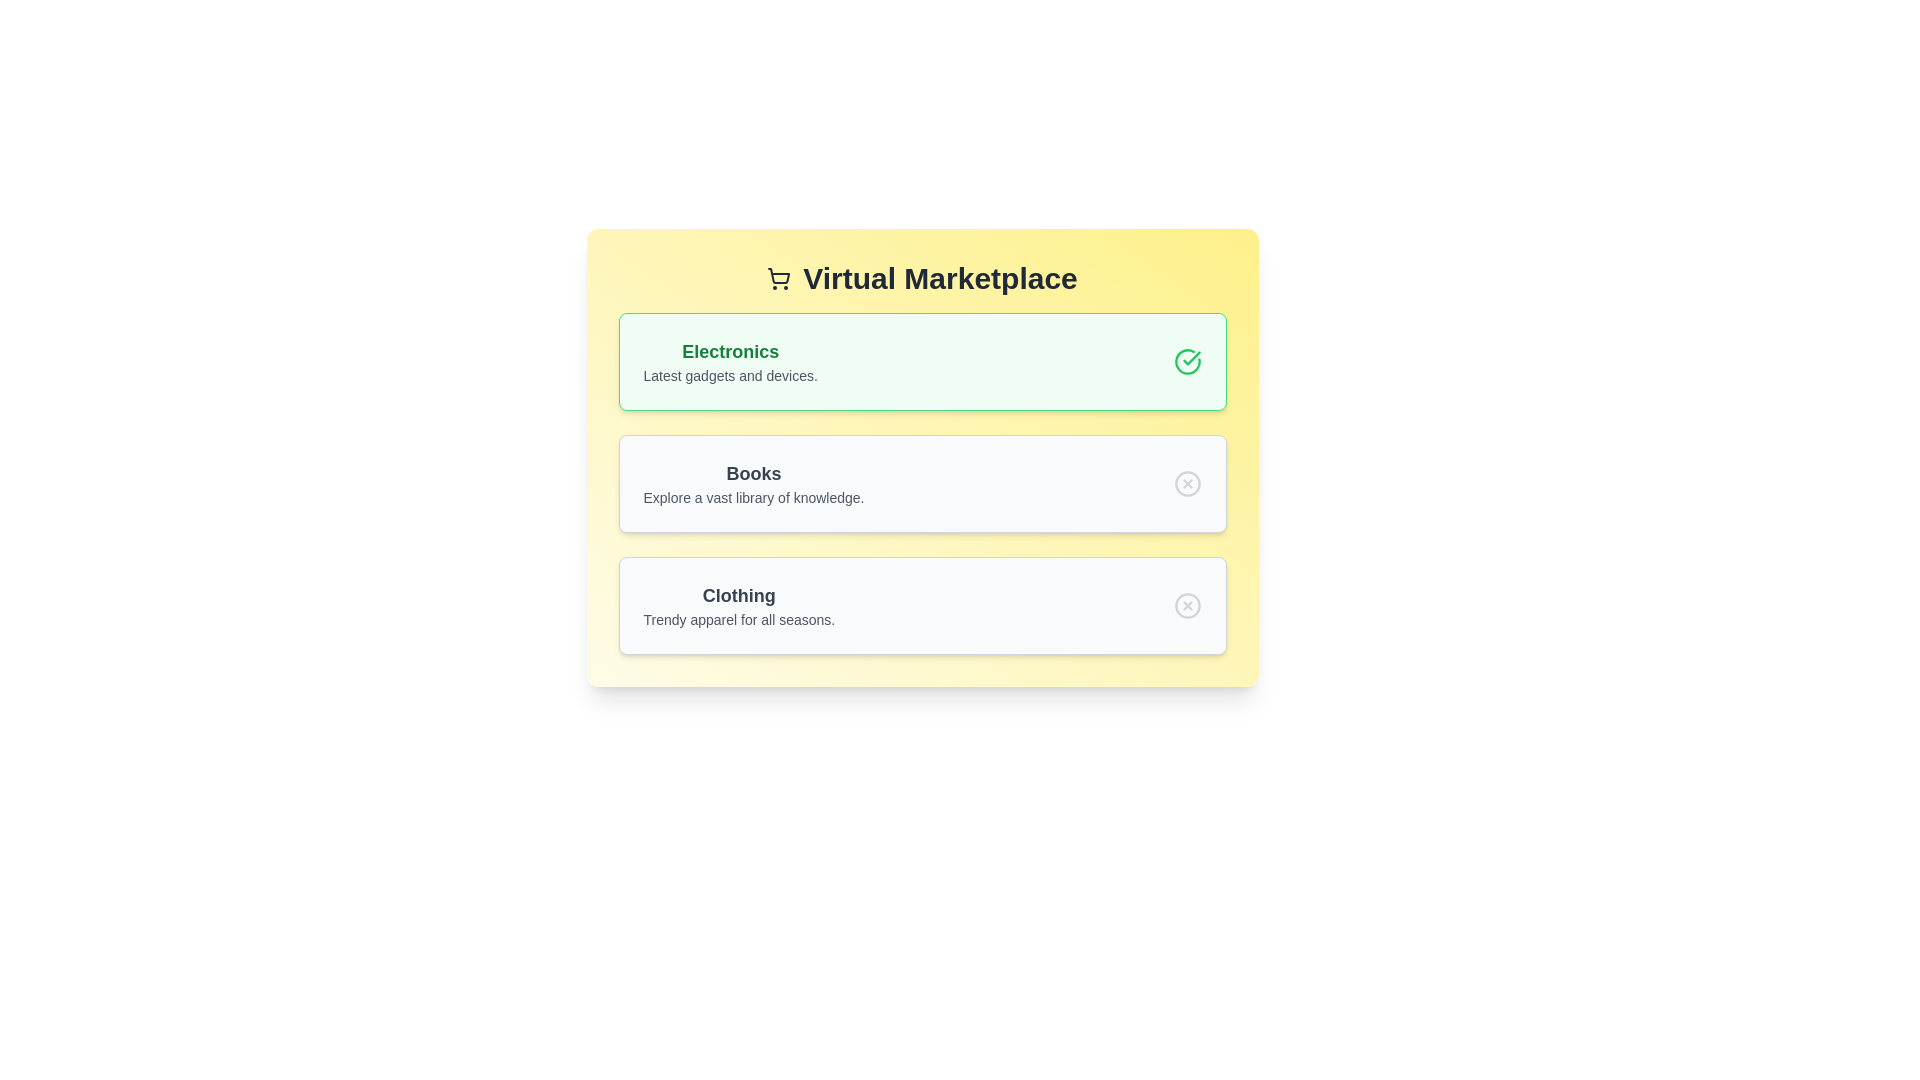 The width and height of the screenshot is (1920, 1080). I want to click on the category item Books to view its hover effect, so click(752, 483).